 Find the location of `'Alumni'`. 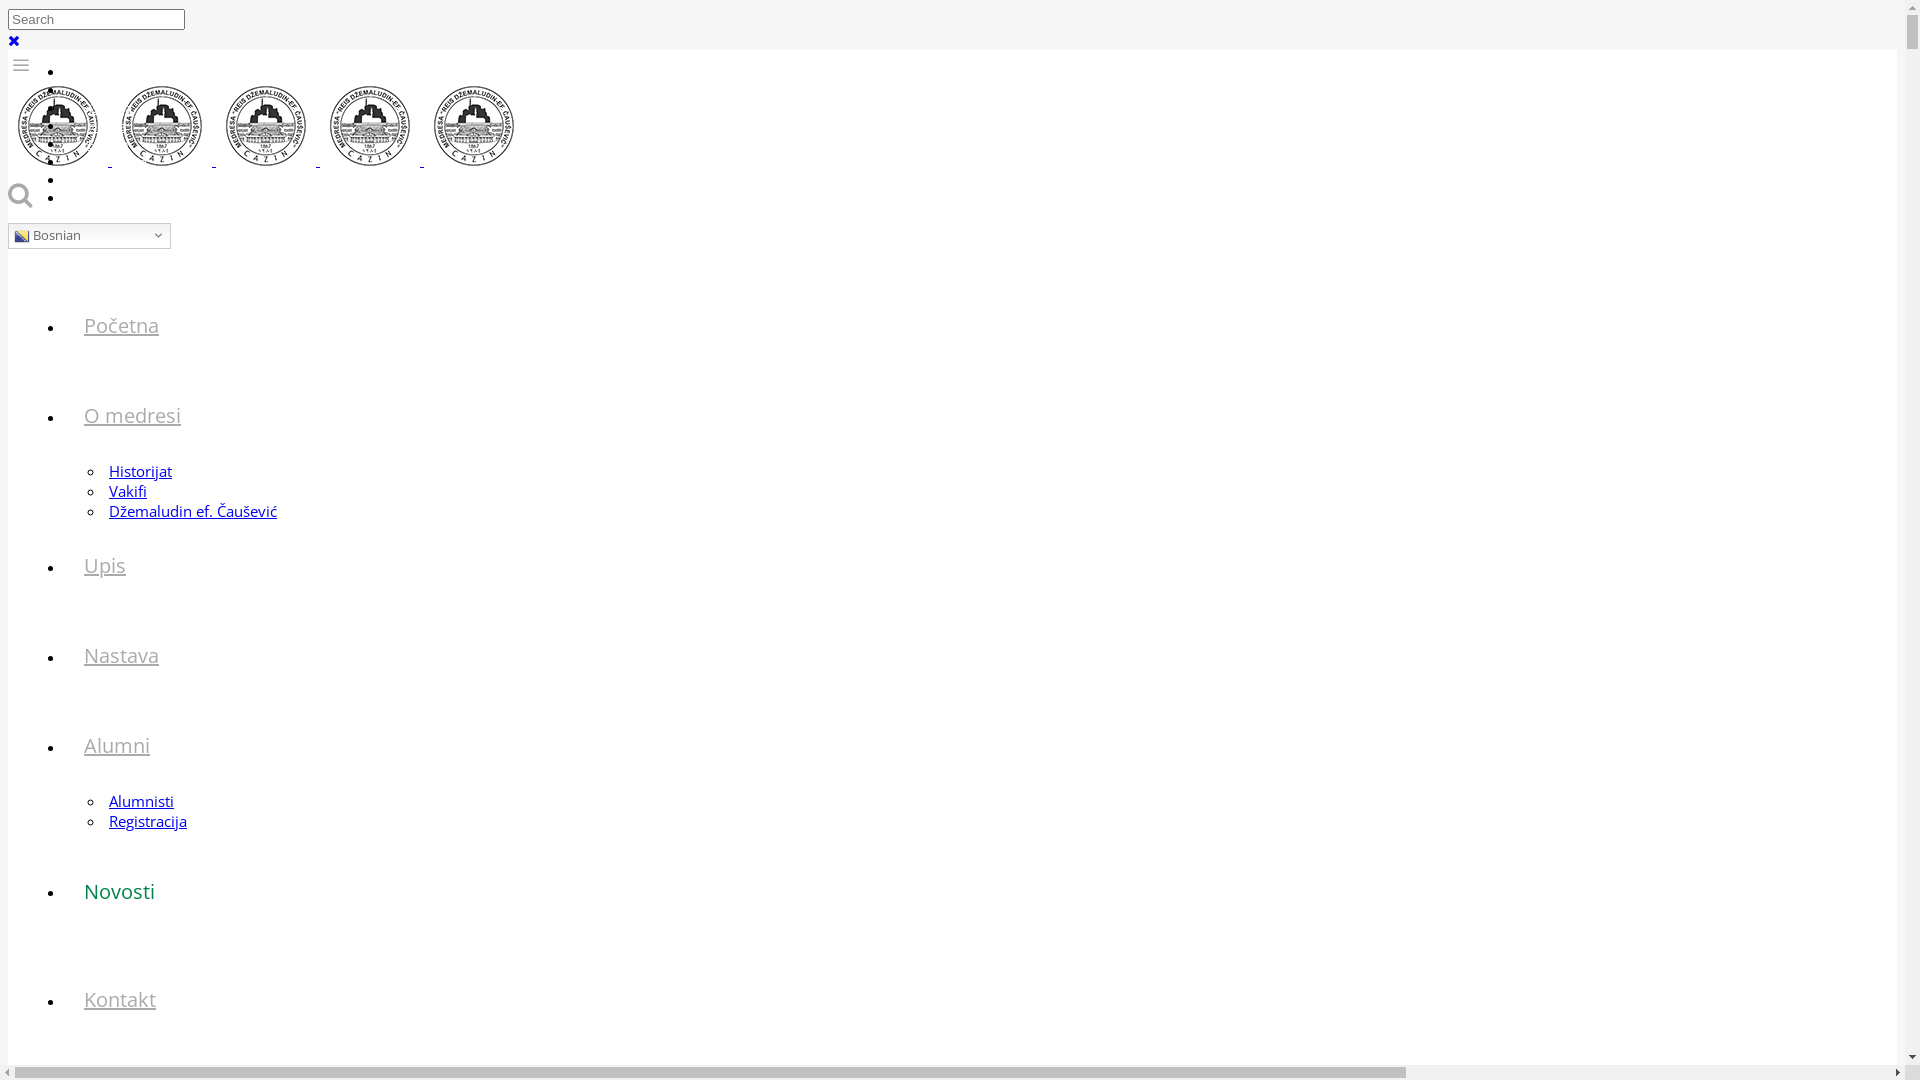

'Alumni' is located at coordinates (115, 745).